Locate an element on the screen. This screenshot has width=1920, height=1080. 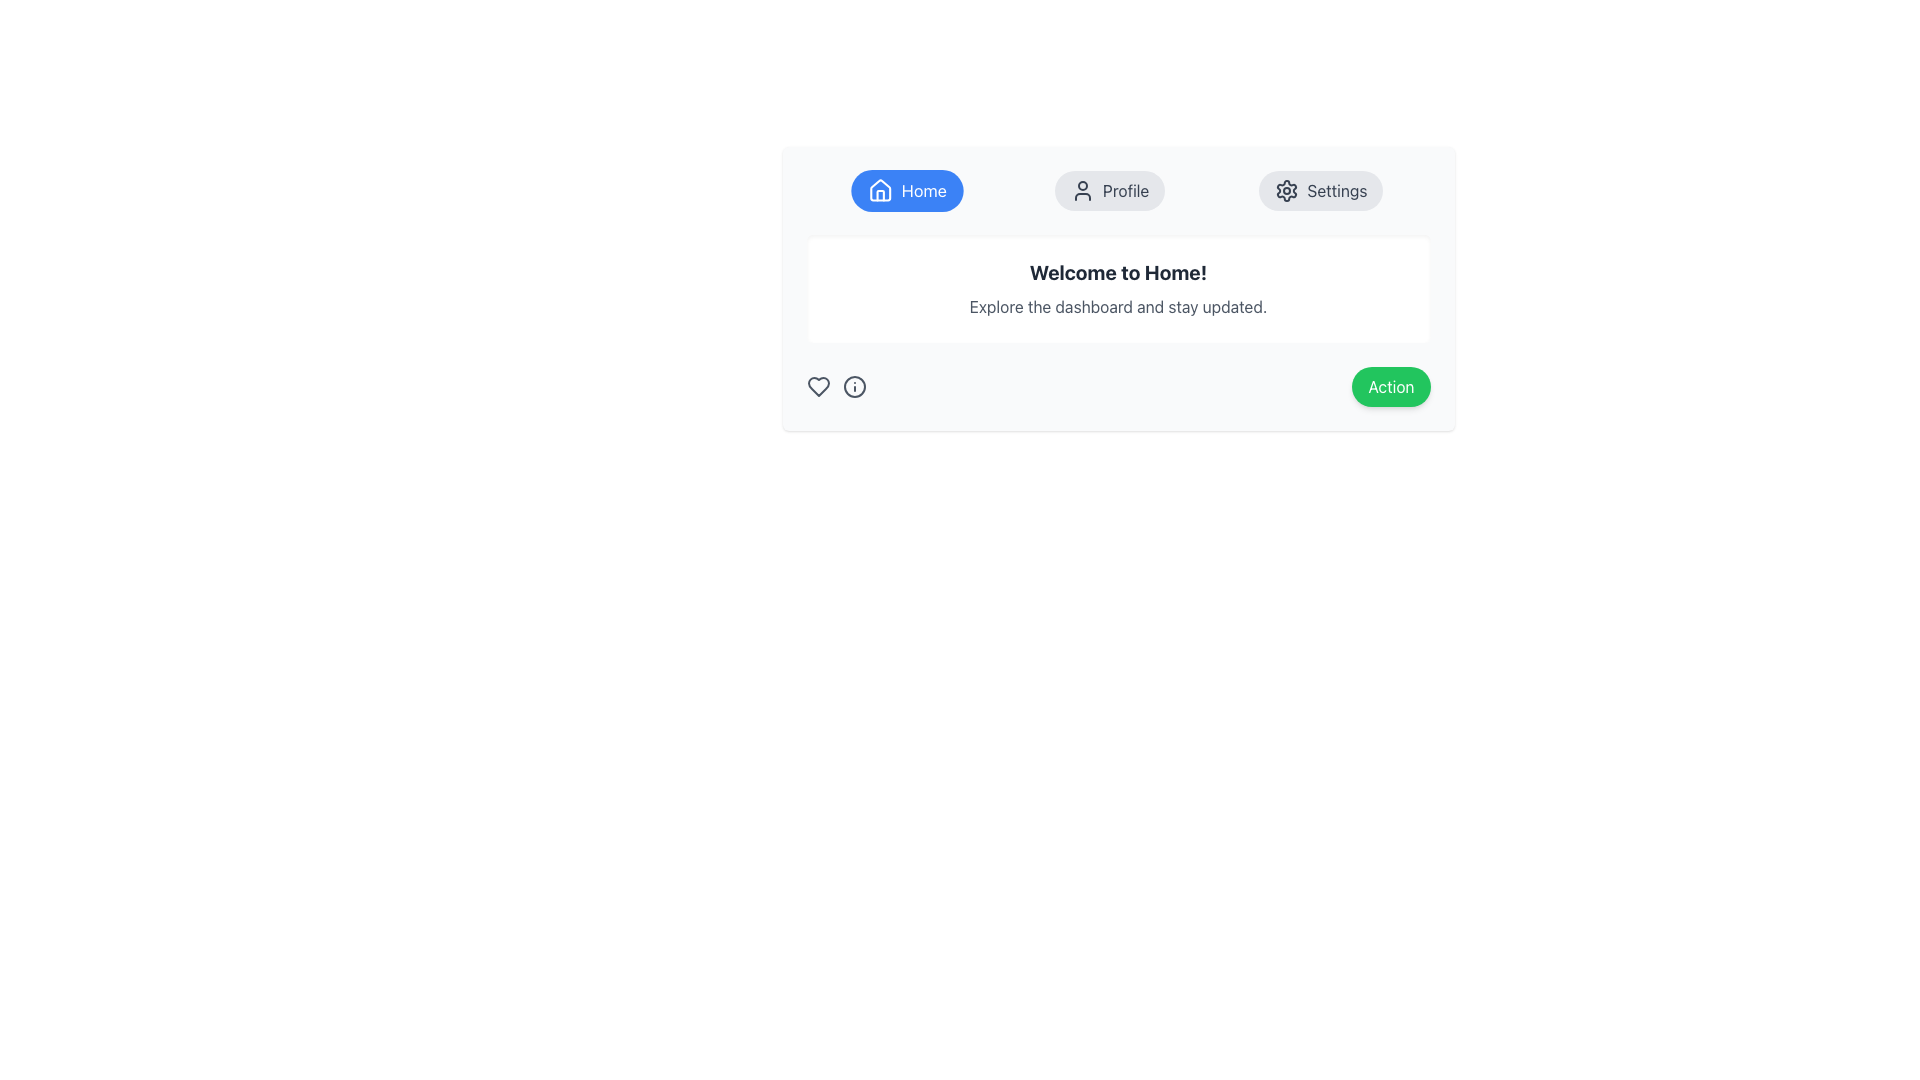
the heart-shaped icon outlined in dark color, which is the first symbol in a horizontal group of icons at the bottom-left corner of a white card interface is located at coordinates (818, 386).